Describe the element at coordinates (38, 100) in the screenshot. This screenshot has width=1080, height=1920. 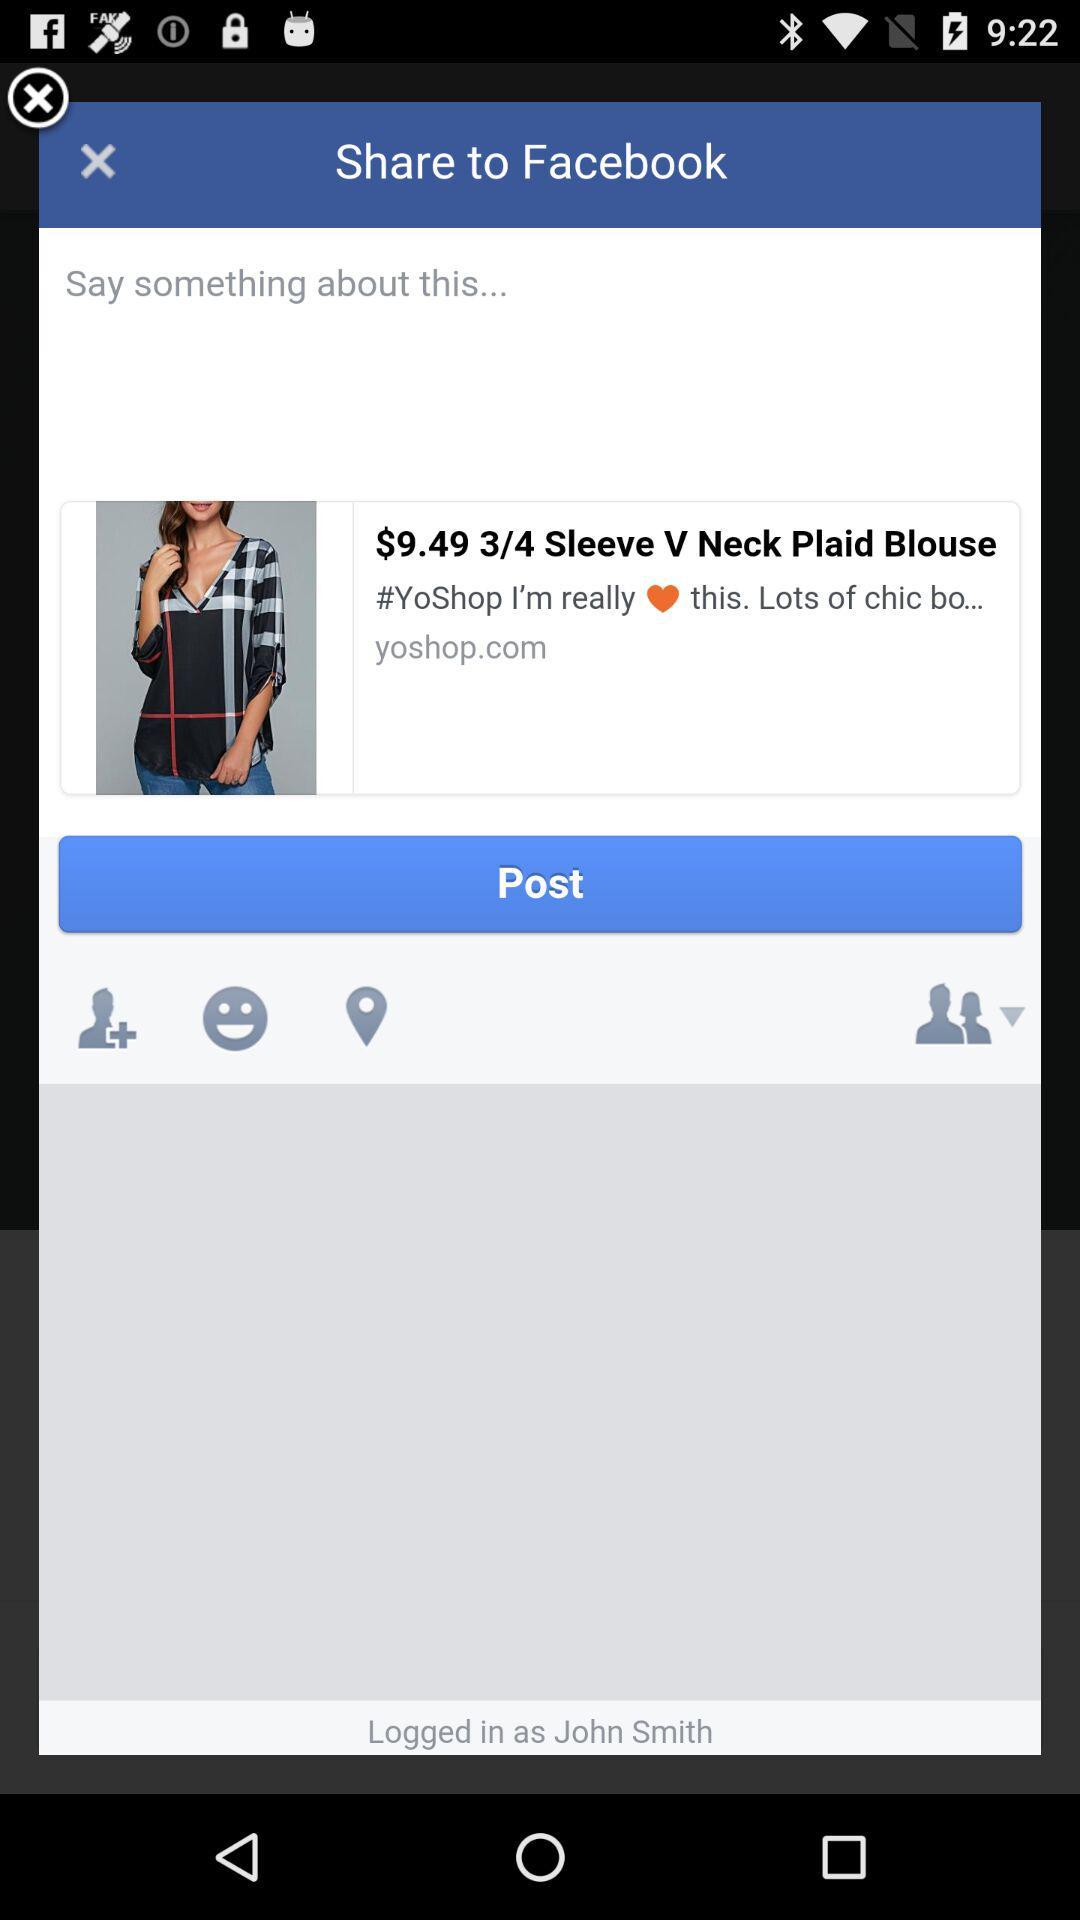
I see `button` at that location.